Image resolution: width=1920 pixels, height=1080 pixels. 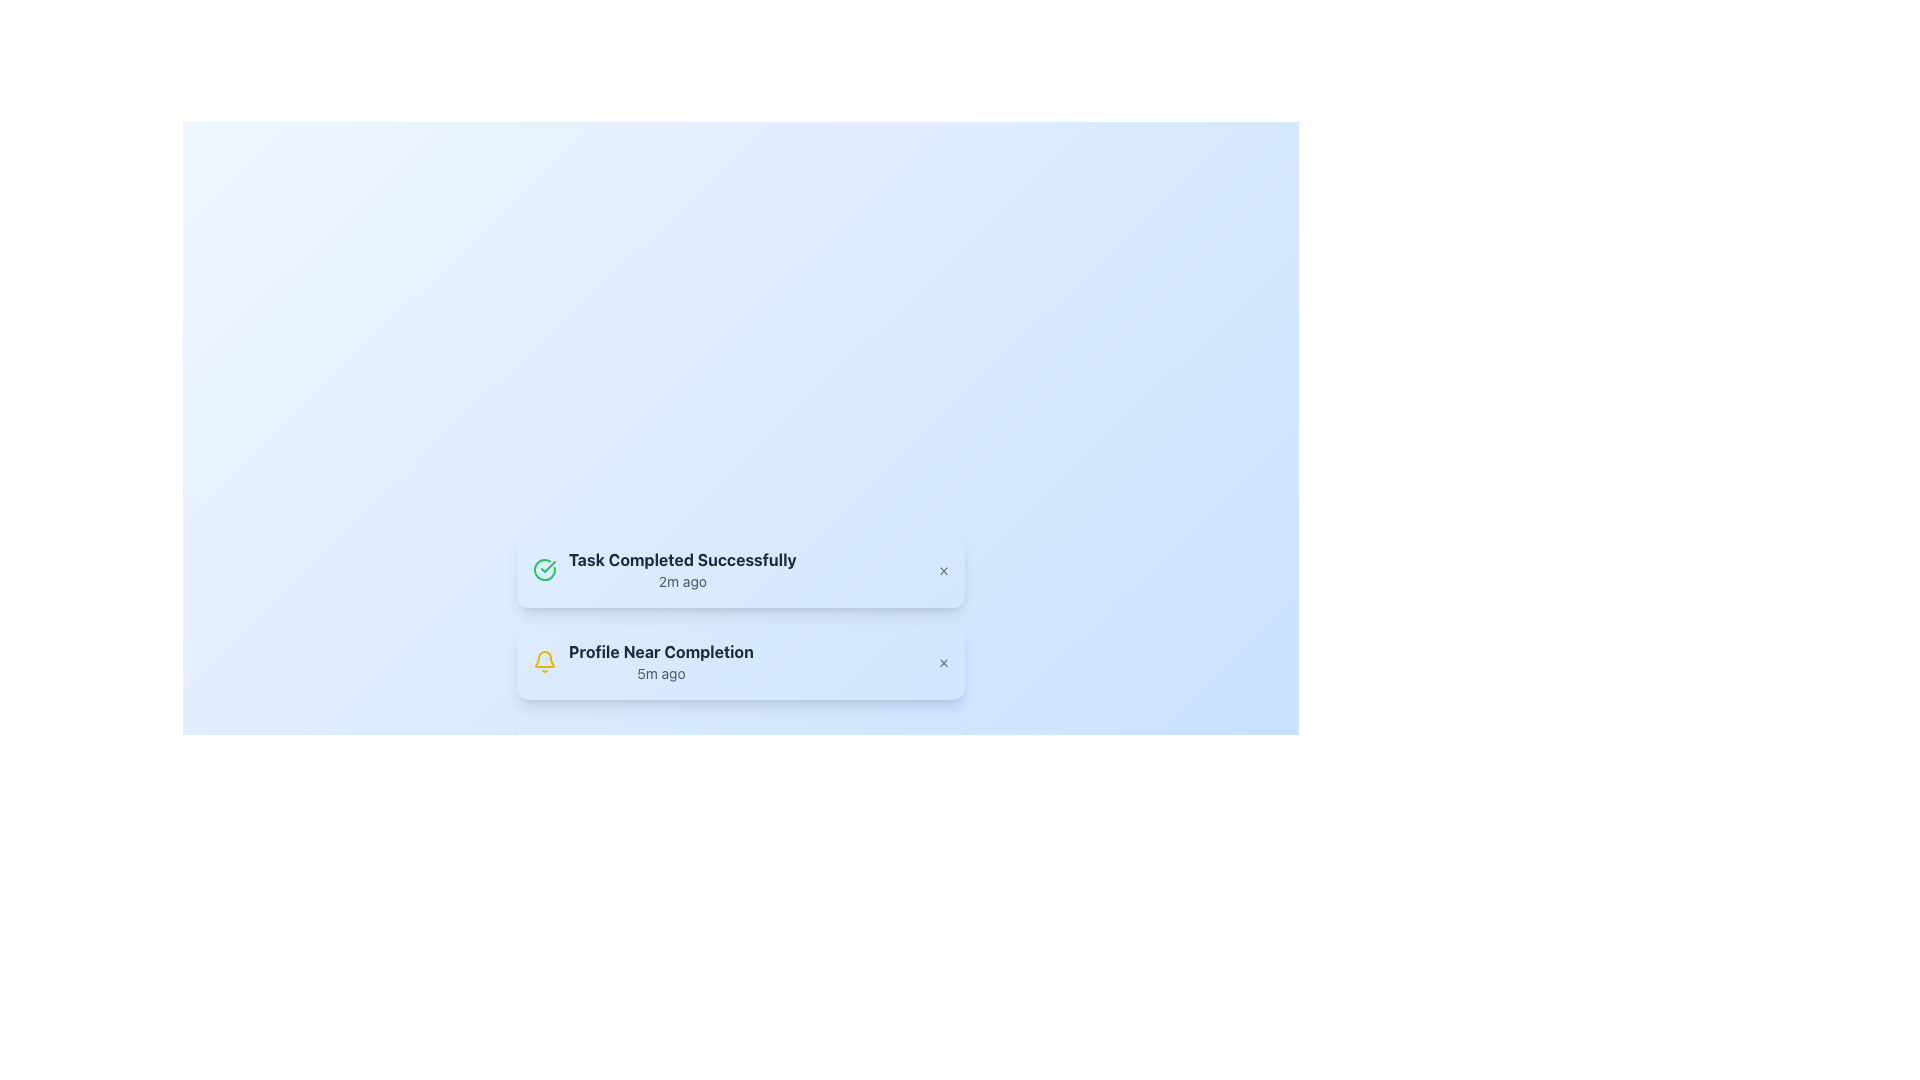 I want to click on the Text Label indicating the time of the notification event in the 'Profile Near Completion' card, located in the bottom right segment below the heading, so click(x=661, y=674).